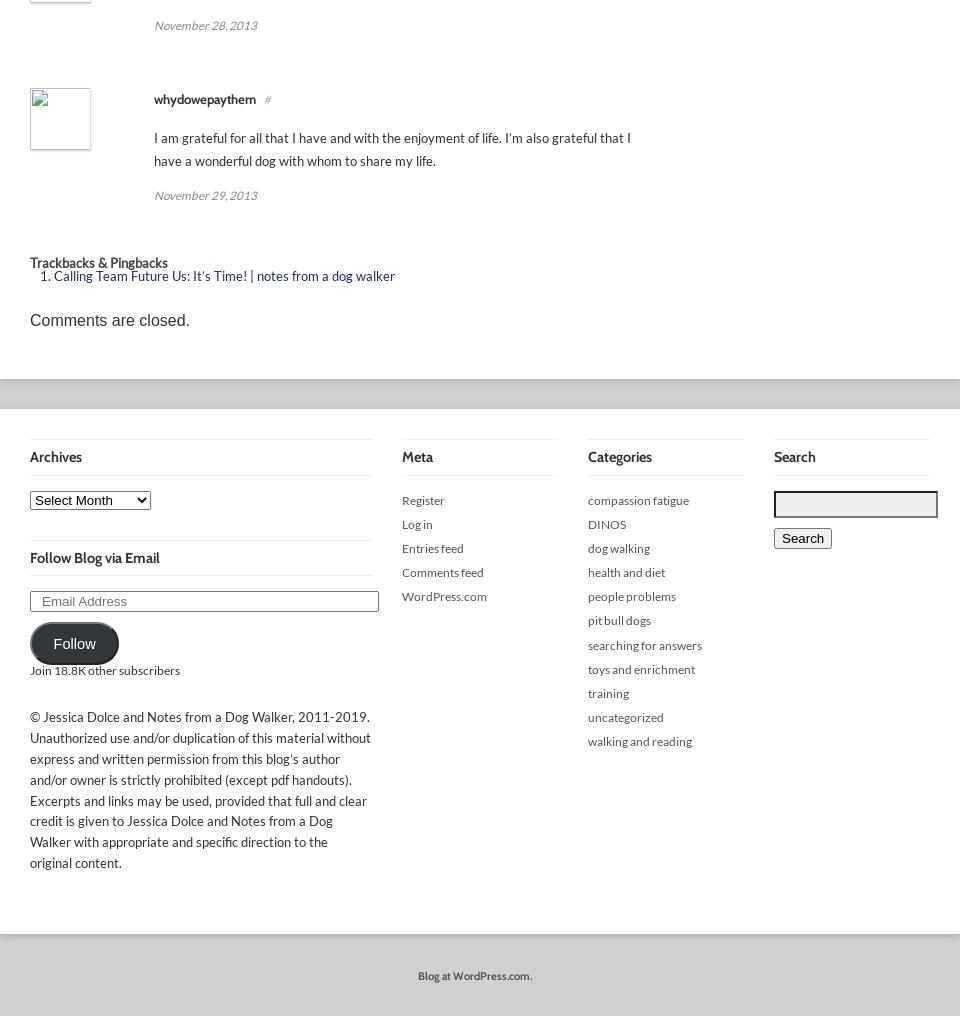 Image resolution: width=960 pixels, height=1016 pixels. I want to click on 'training', so click(607, 692).